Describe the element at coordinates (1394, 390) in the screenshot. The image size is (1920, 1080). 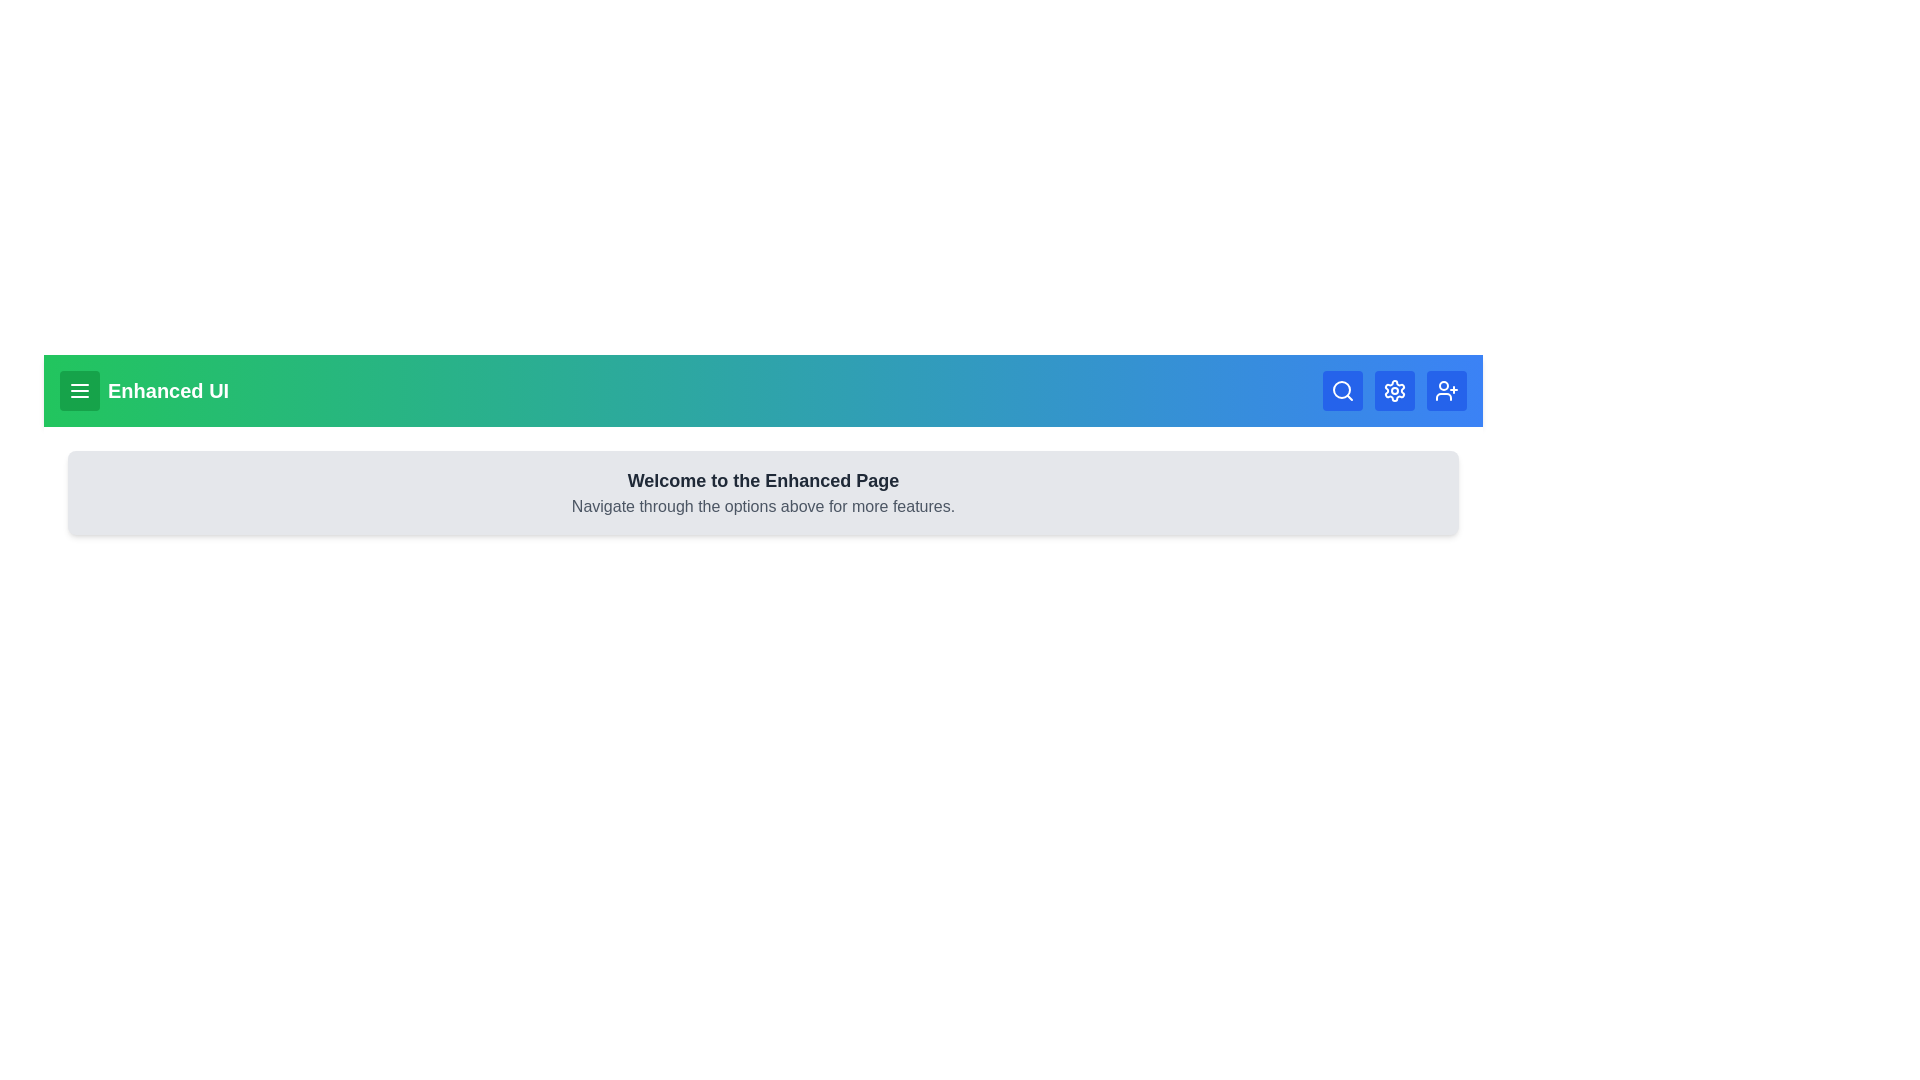
I see `the settings button` at that location.